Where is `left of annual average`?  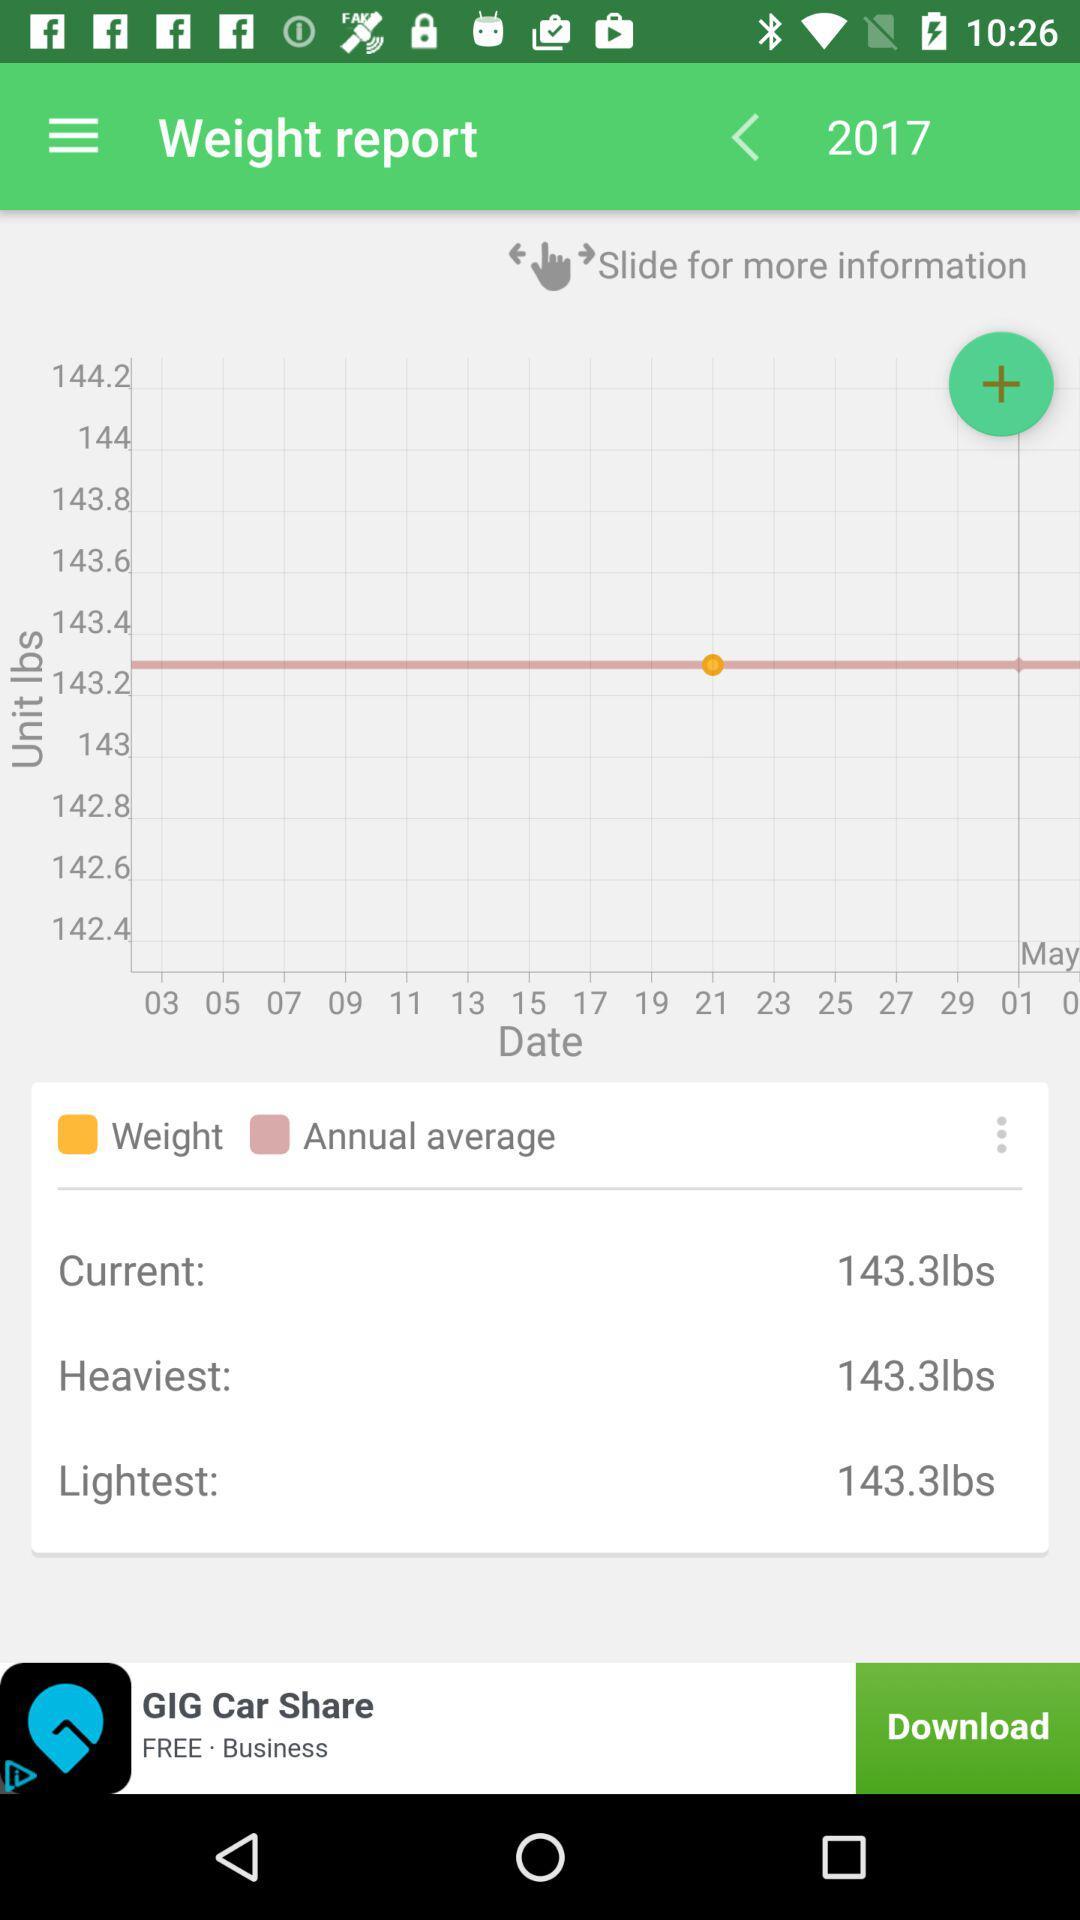
left of annual average is located at coordinates (270, 1134).